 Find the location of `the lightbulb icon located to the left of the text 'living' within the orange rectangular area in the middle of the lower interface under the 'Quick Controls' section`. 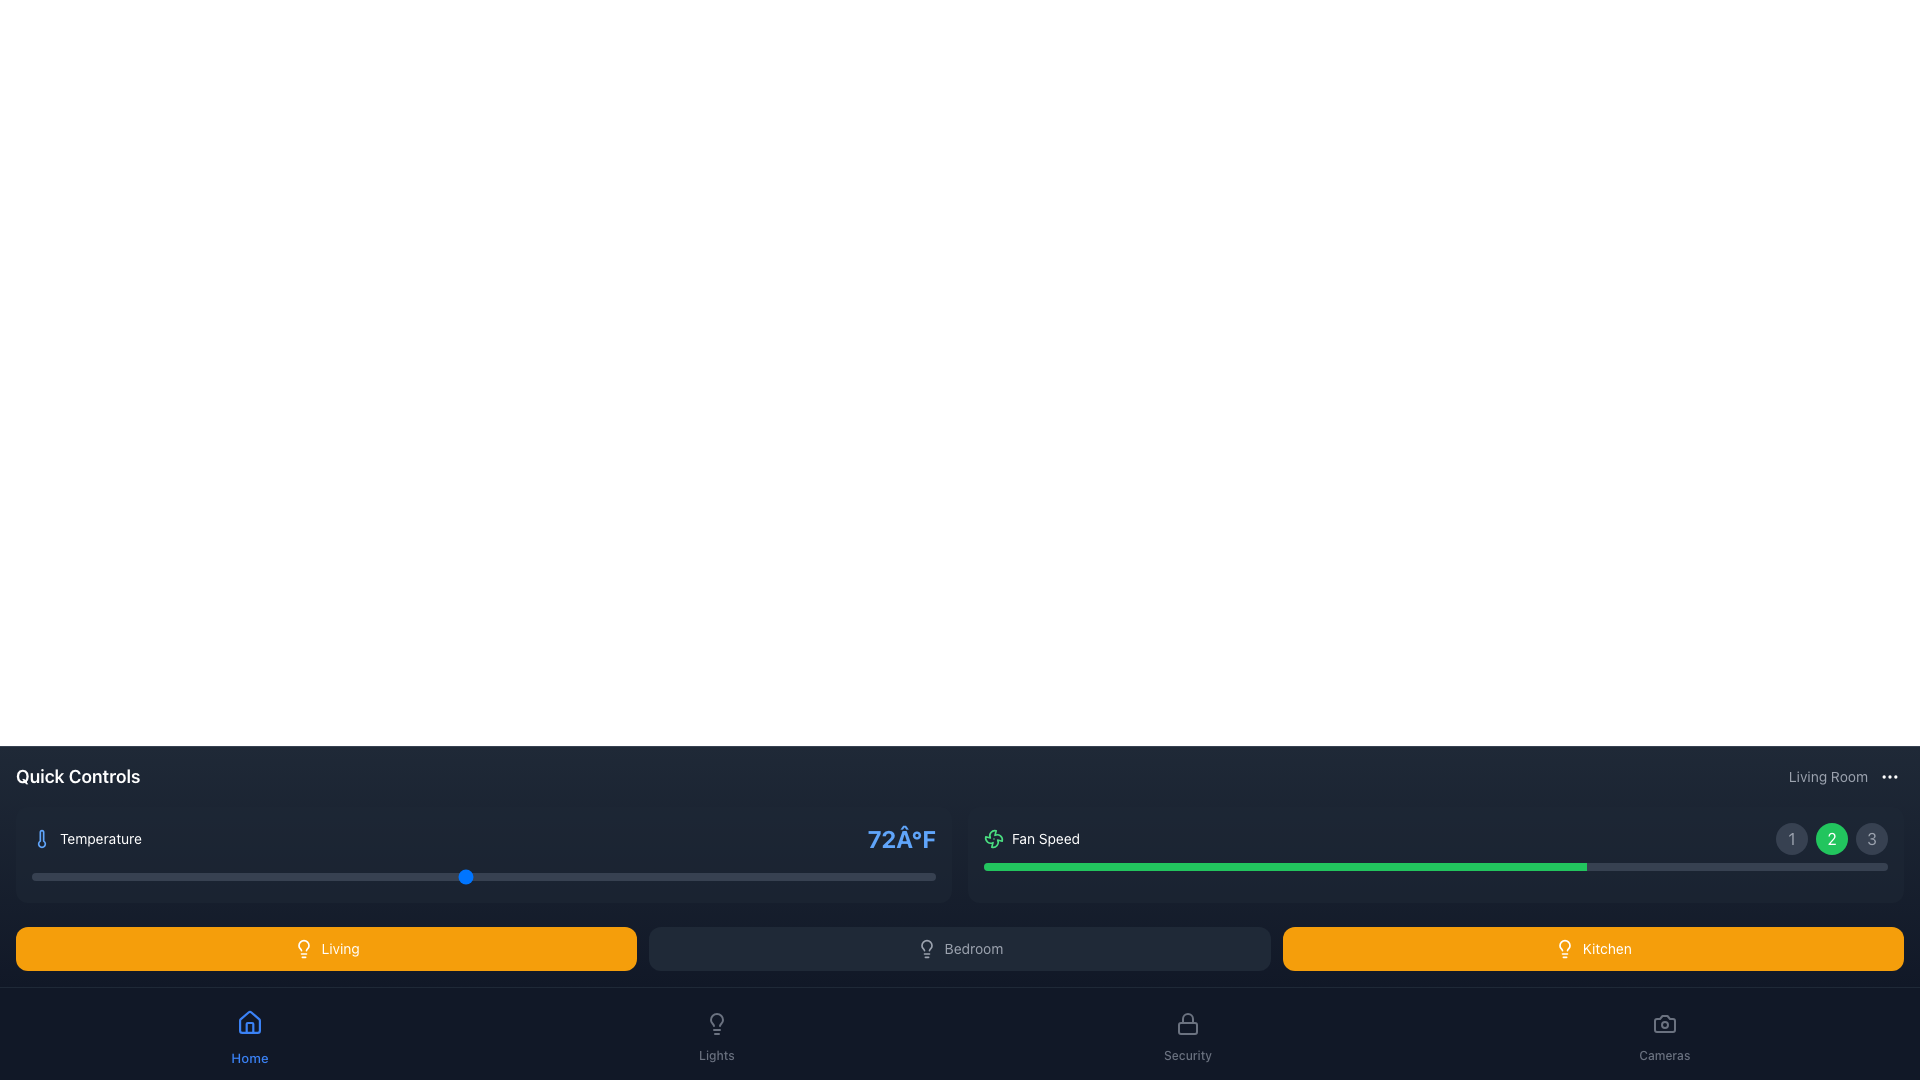

the lightbulb icon located to the left of the text 'living' within the orange rectangular area in the middle of the lower interface under the 'Quick Controls' section is located at coordinates (302, 947).